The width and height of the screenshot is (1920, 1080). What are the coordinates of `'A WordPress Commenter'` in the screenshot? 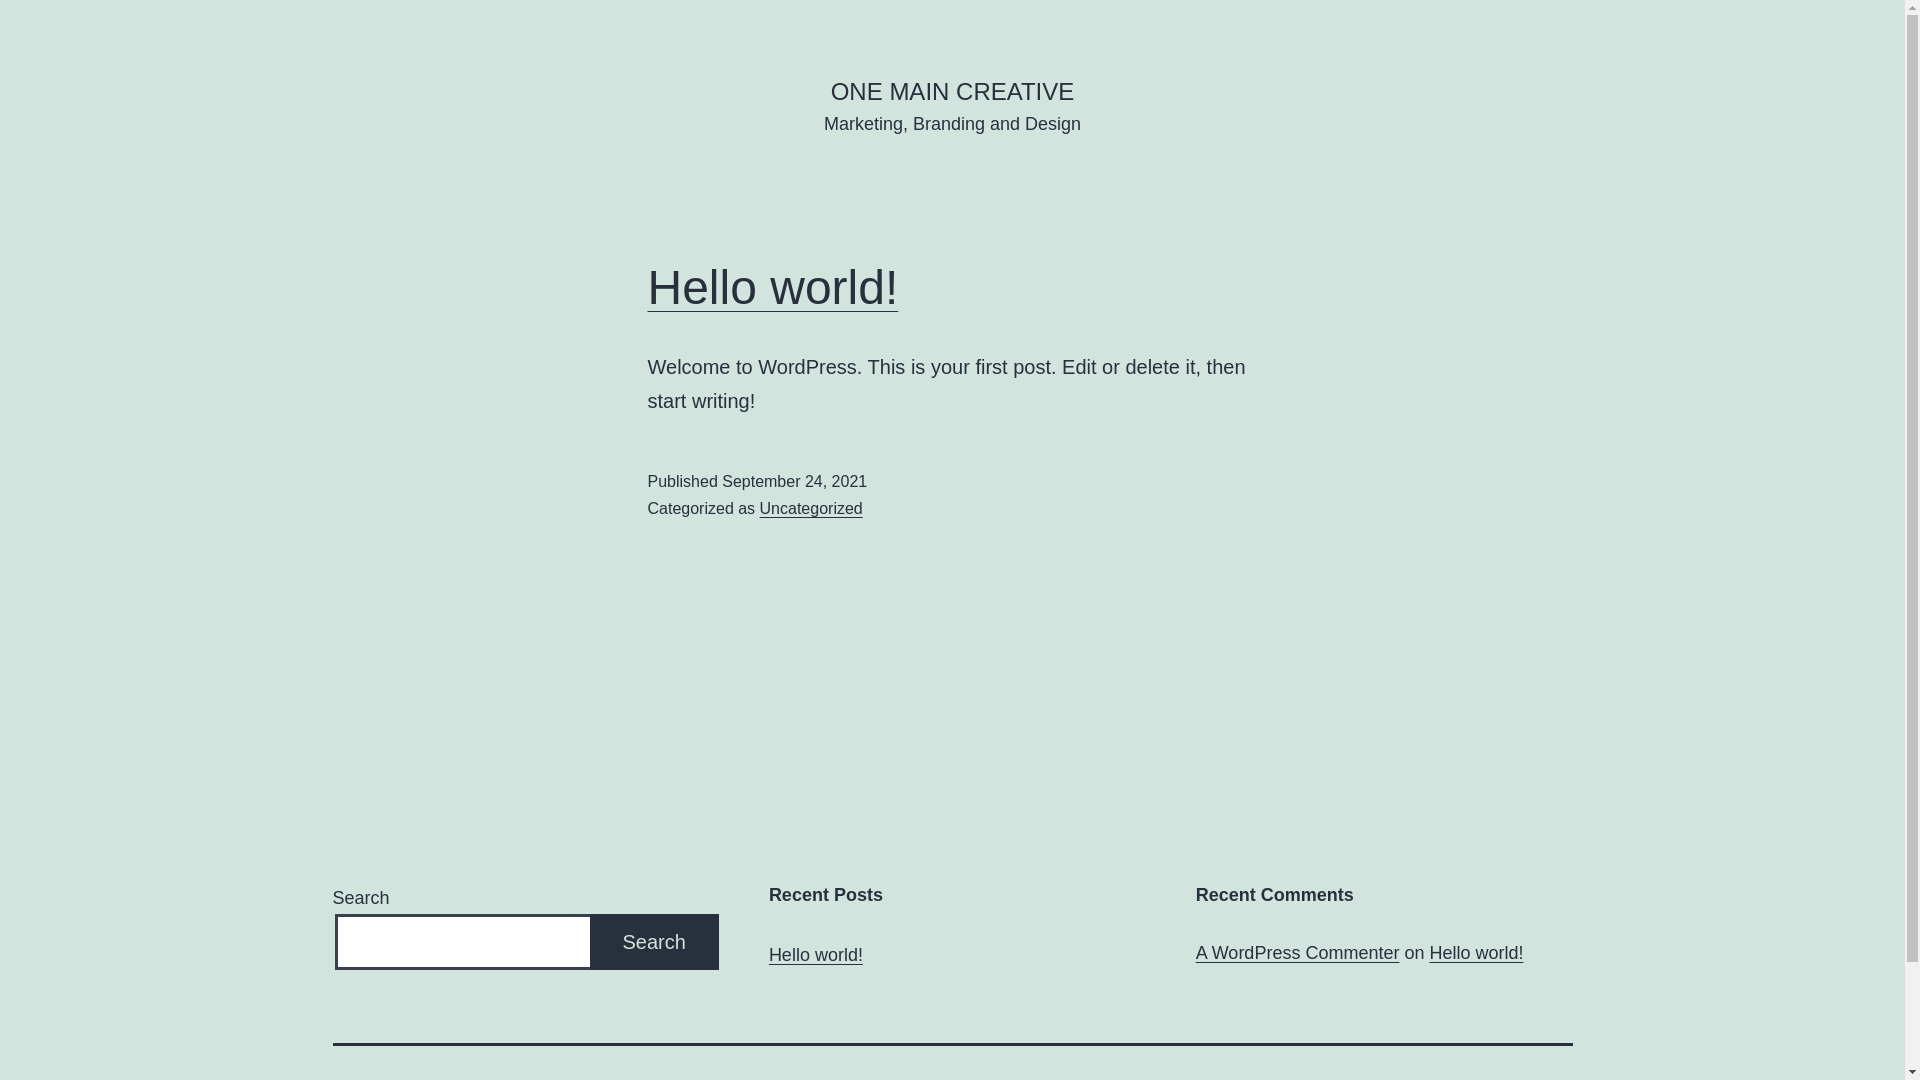 It's located at (1297, 951).